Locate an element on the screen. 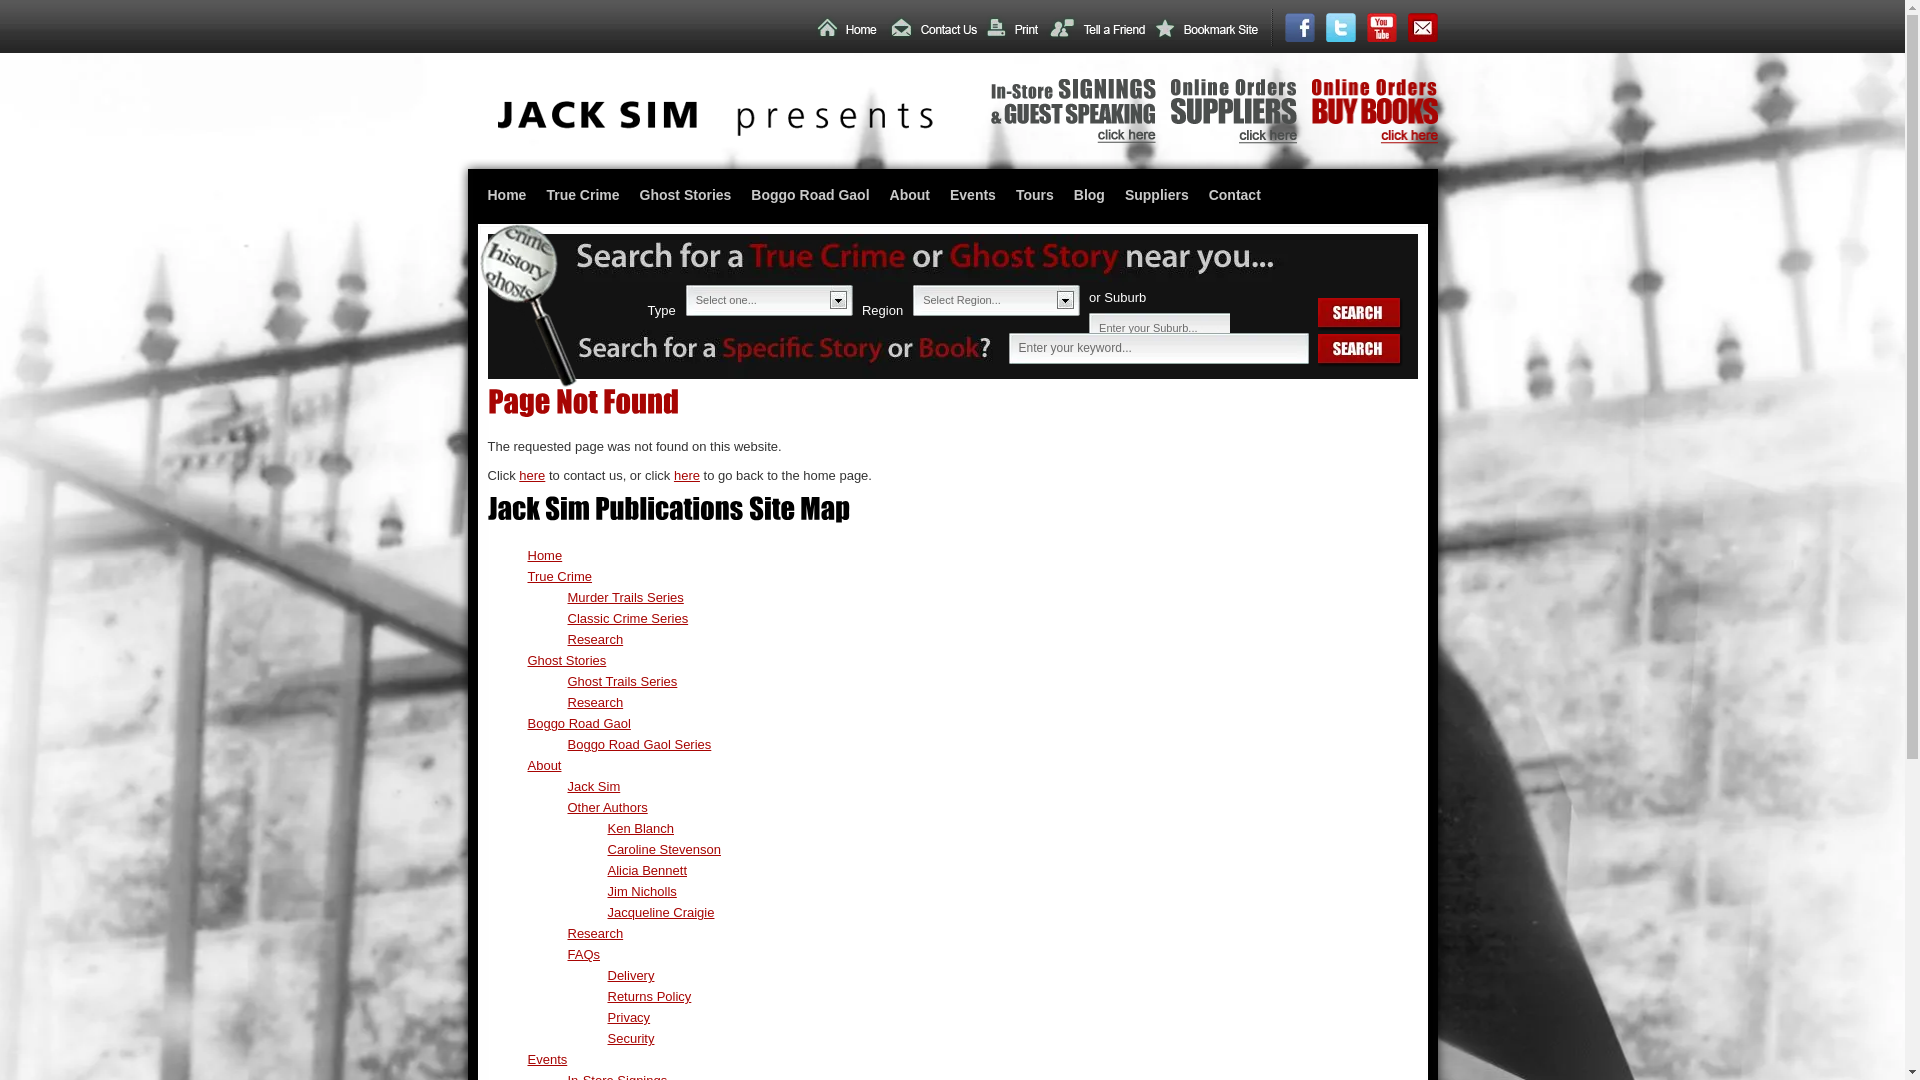 This screenshot has height=1080, width=1920. 'Murder Trails Series' is located at coordinates (624, 596).